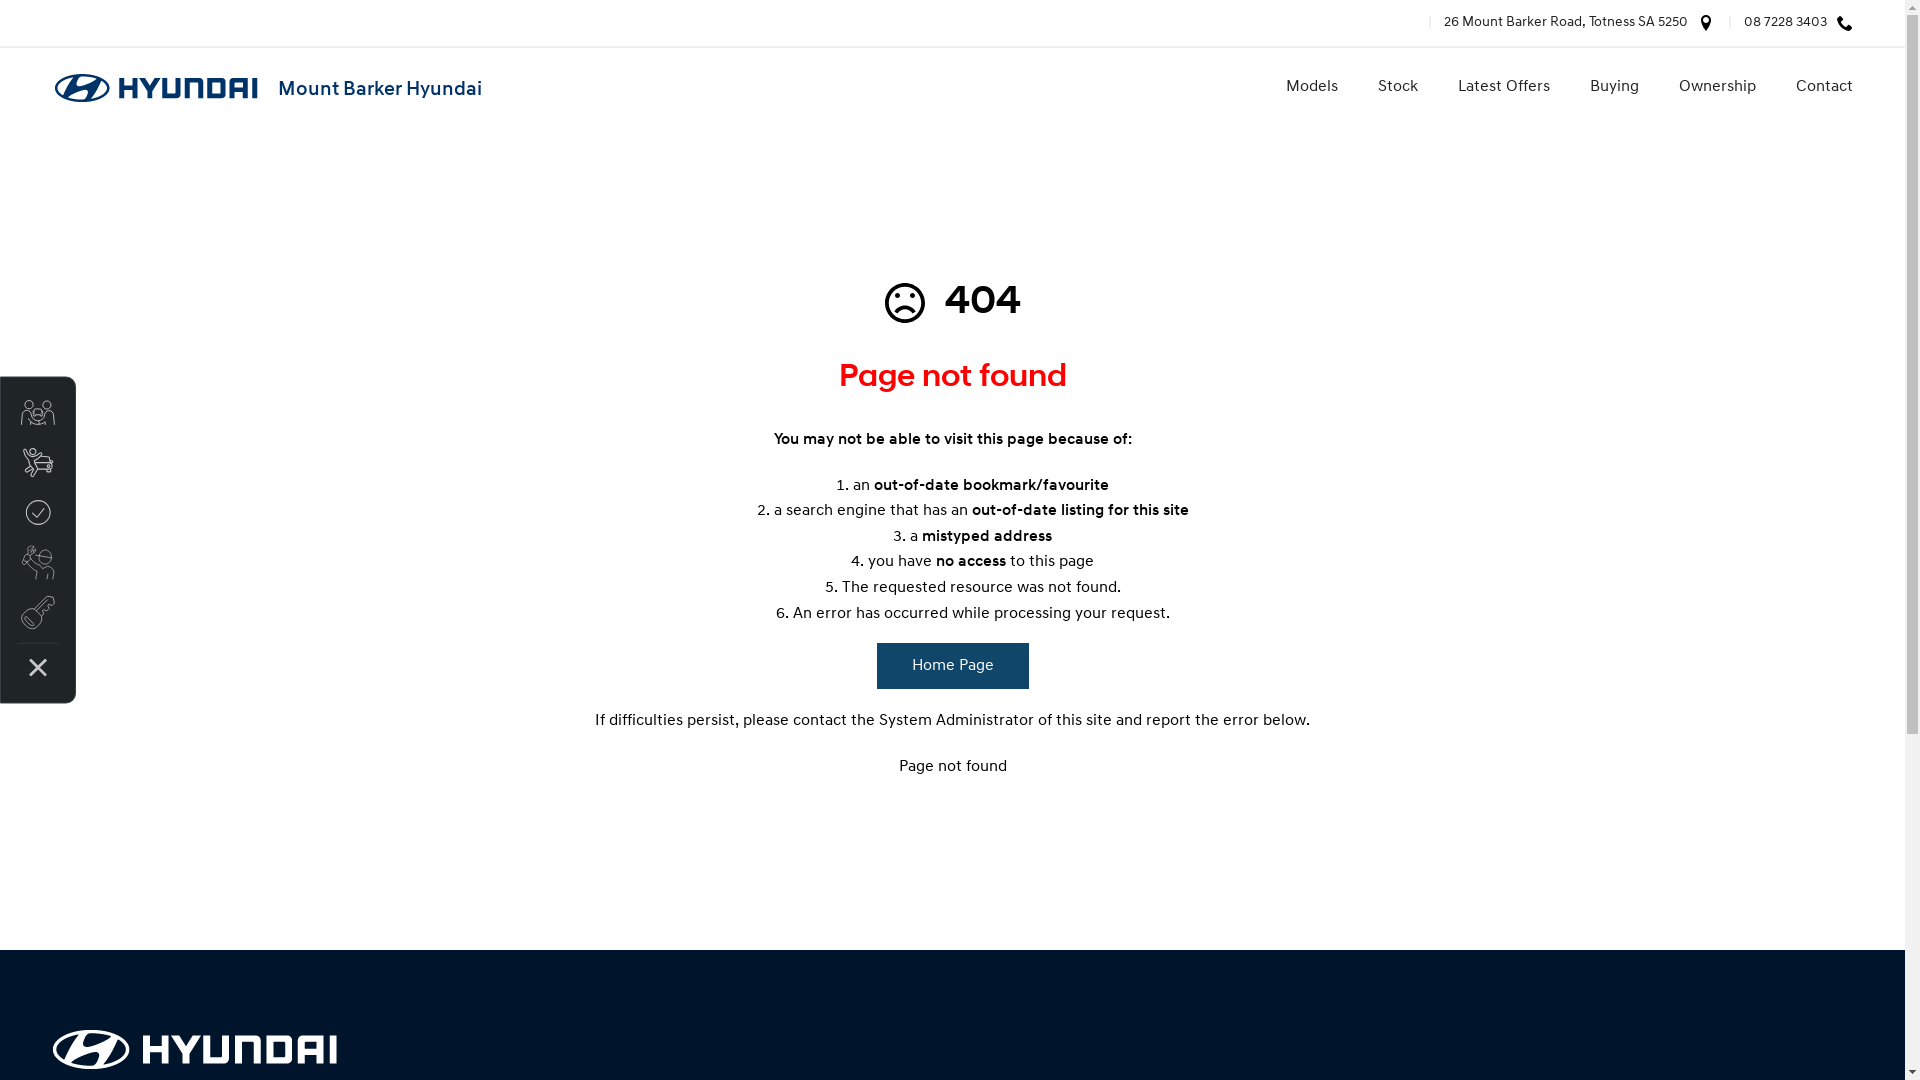 This screenshot has height=1080, width=1920. I want to click on '08 7228 3403', so click(1776, 23).